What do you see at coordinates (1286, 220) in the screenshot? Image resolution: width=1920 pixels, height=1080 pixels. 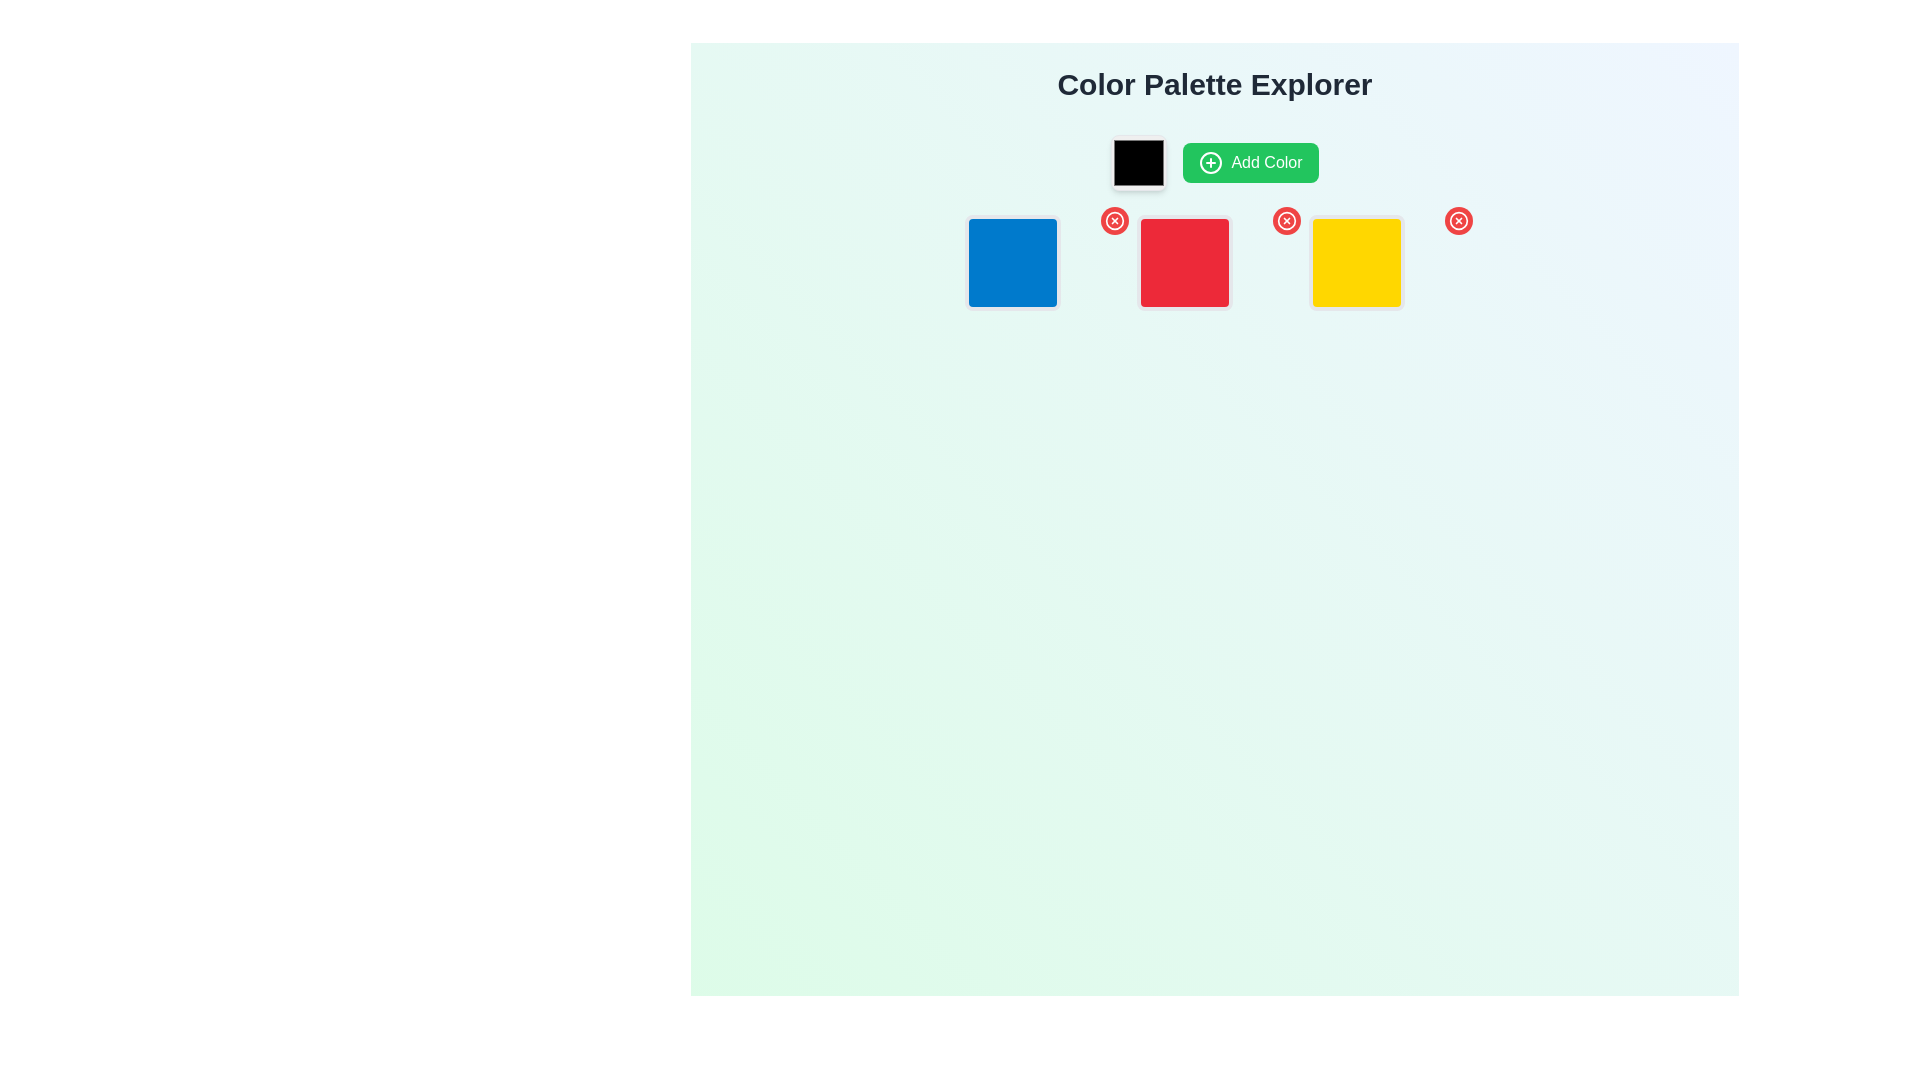 I see `the Icon Button used for deleting or removing the associated item, located to the top-left of the second red color block` at bounding box center [1286, 220].